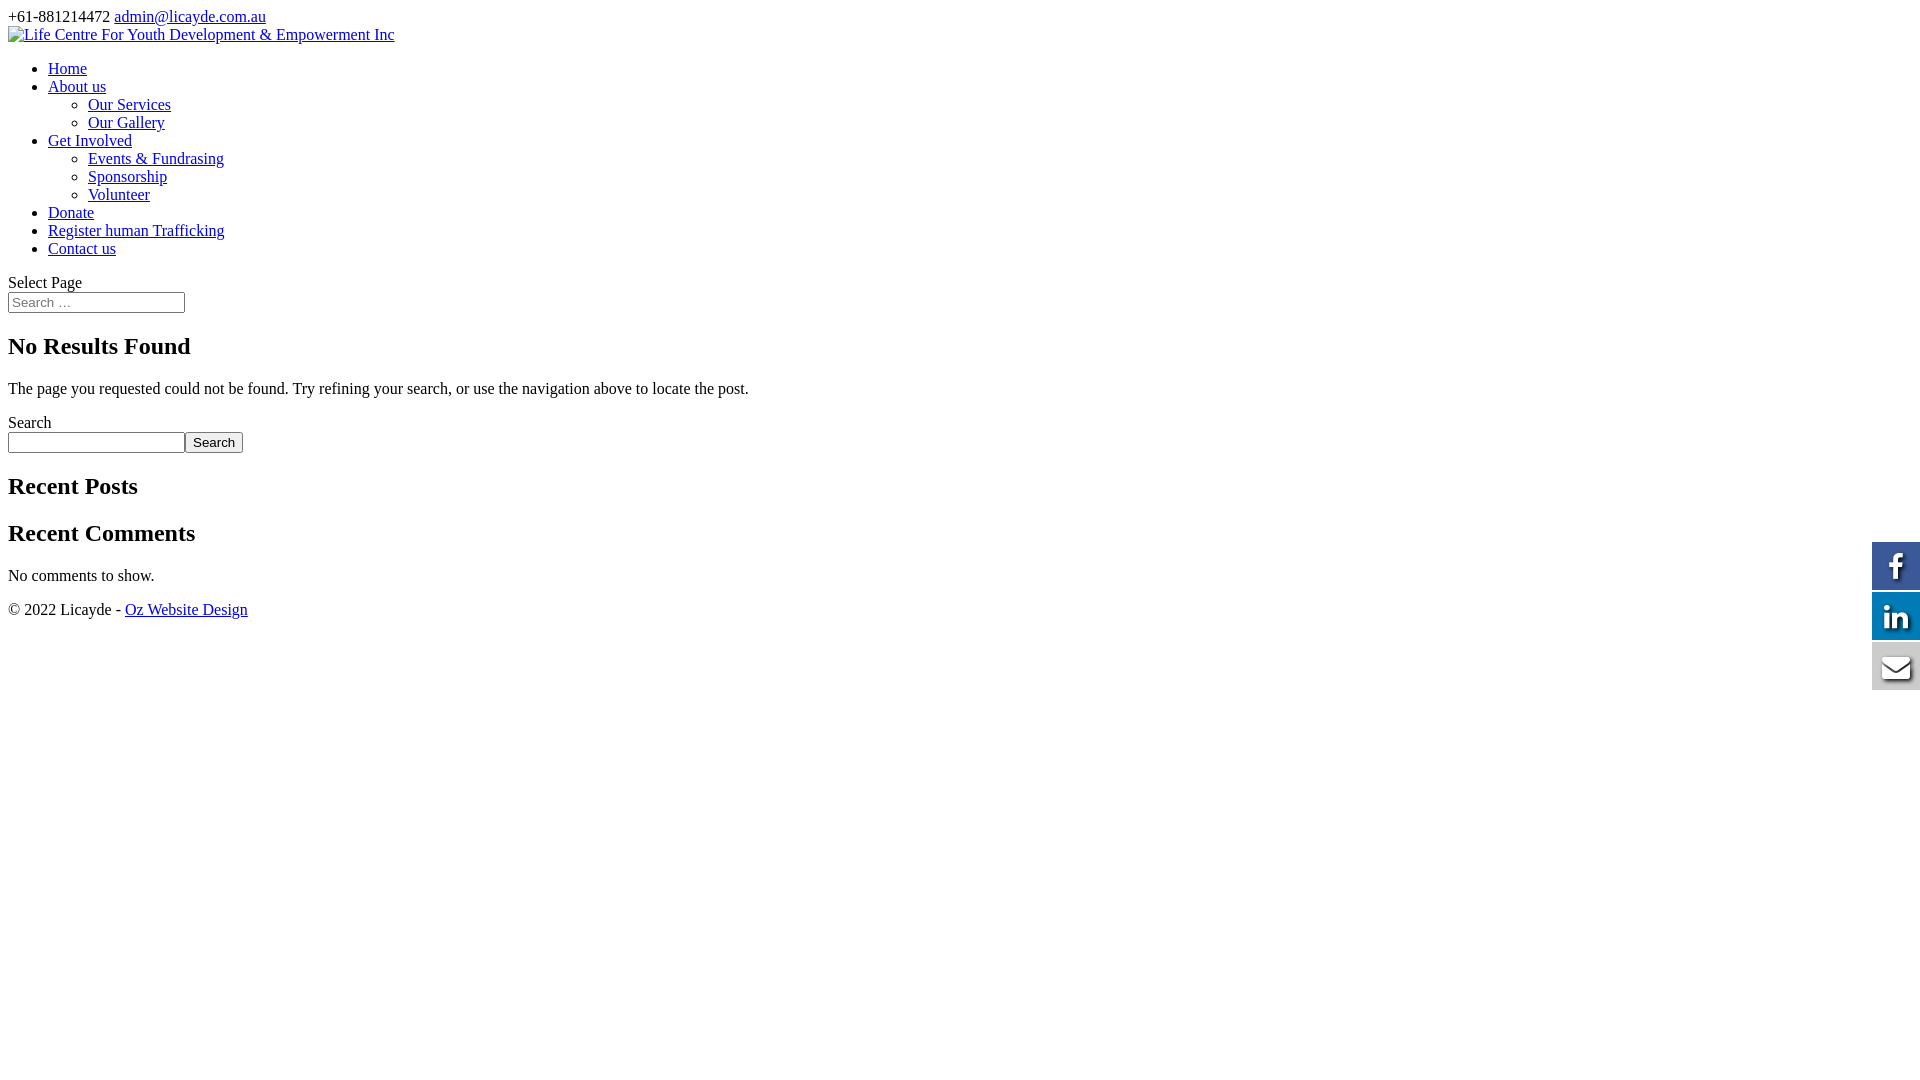 This screenshot has width=1920, height=1080. I want to click on 'Contact us', so click(80, 247).